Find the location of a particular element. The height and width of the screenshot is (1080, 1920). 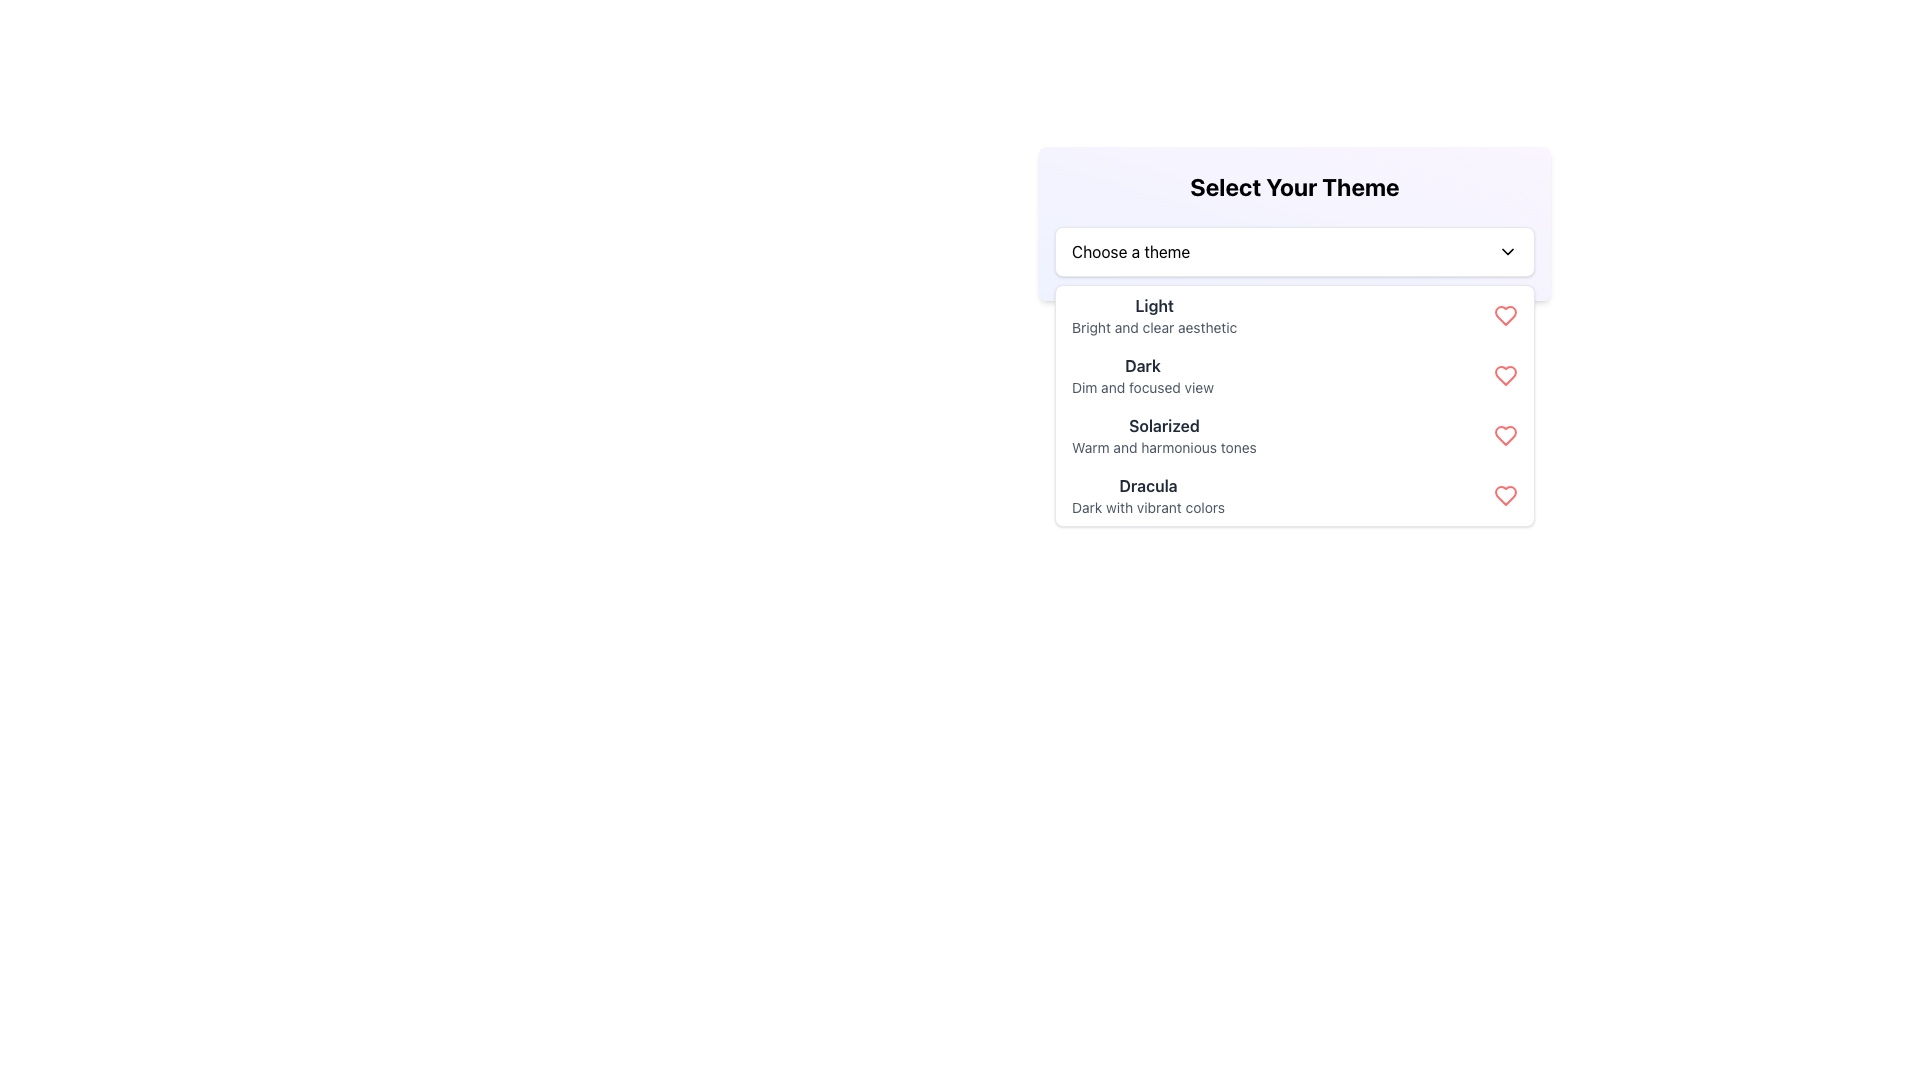

the text label indicating the current selection to highlight it is located at coordinates (1131, 250).